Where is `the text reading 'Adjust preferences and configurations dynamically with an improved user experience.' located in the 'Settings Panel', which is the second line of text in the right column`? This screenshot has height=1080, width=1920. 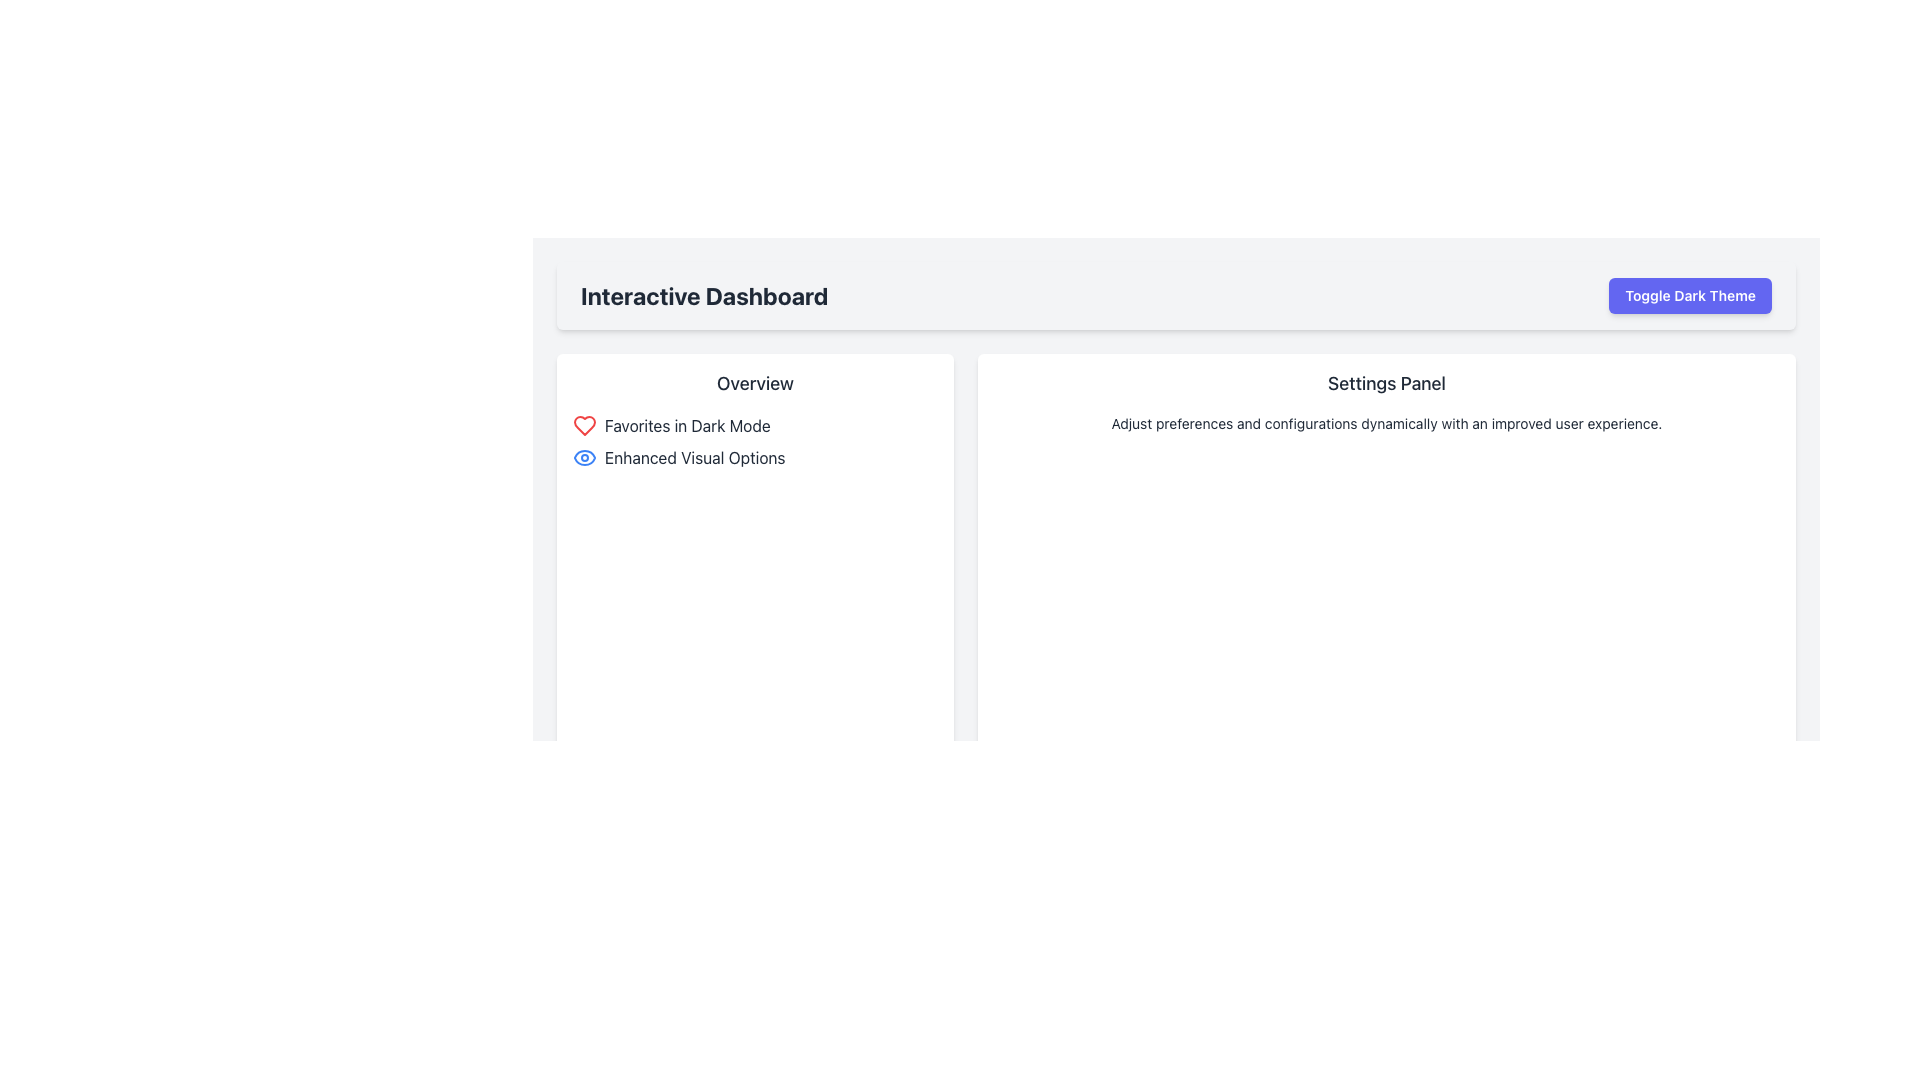
the text reading 'Adjust preferences and configurations dynamically with an improved user experience.' located in the 'Settings Panel', which is the second line of text in the right column is located at coordinates (1386, 423).